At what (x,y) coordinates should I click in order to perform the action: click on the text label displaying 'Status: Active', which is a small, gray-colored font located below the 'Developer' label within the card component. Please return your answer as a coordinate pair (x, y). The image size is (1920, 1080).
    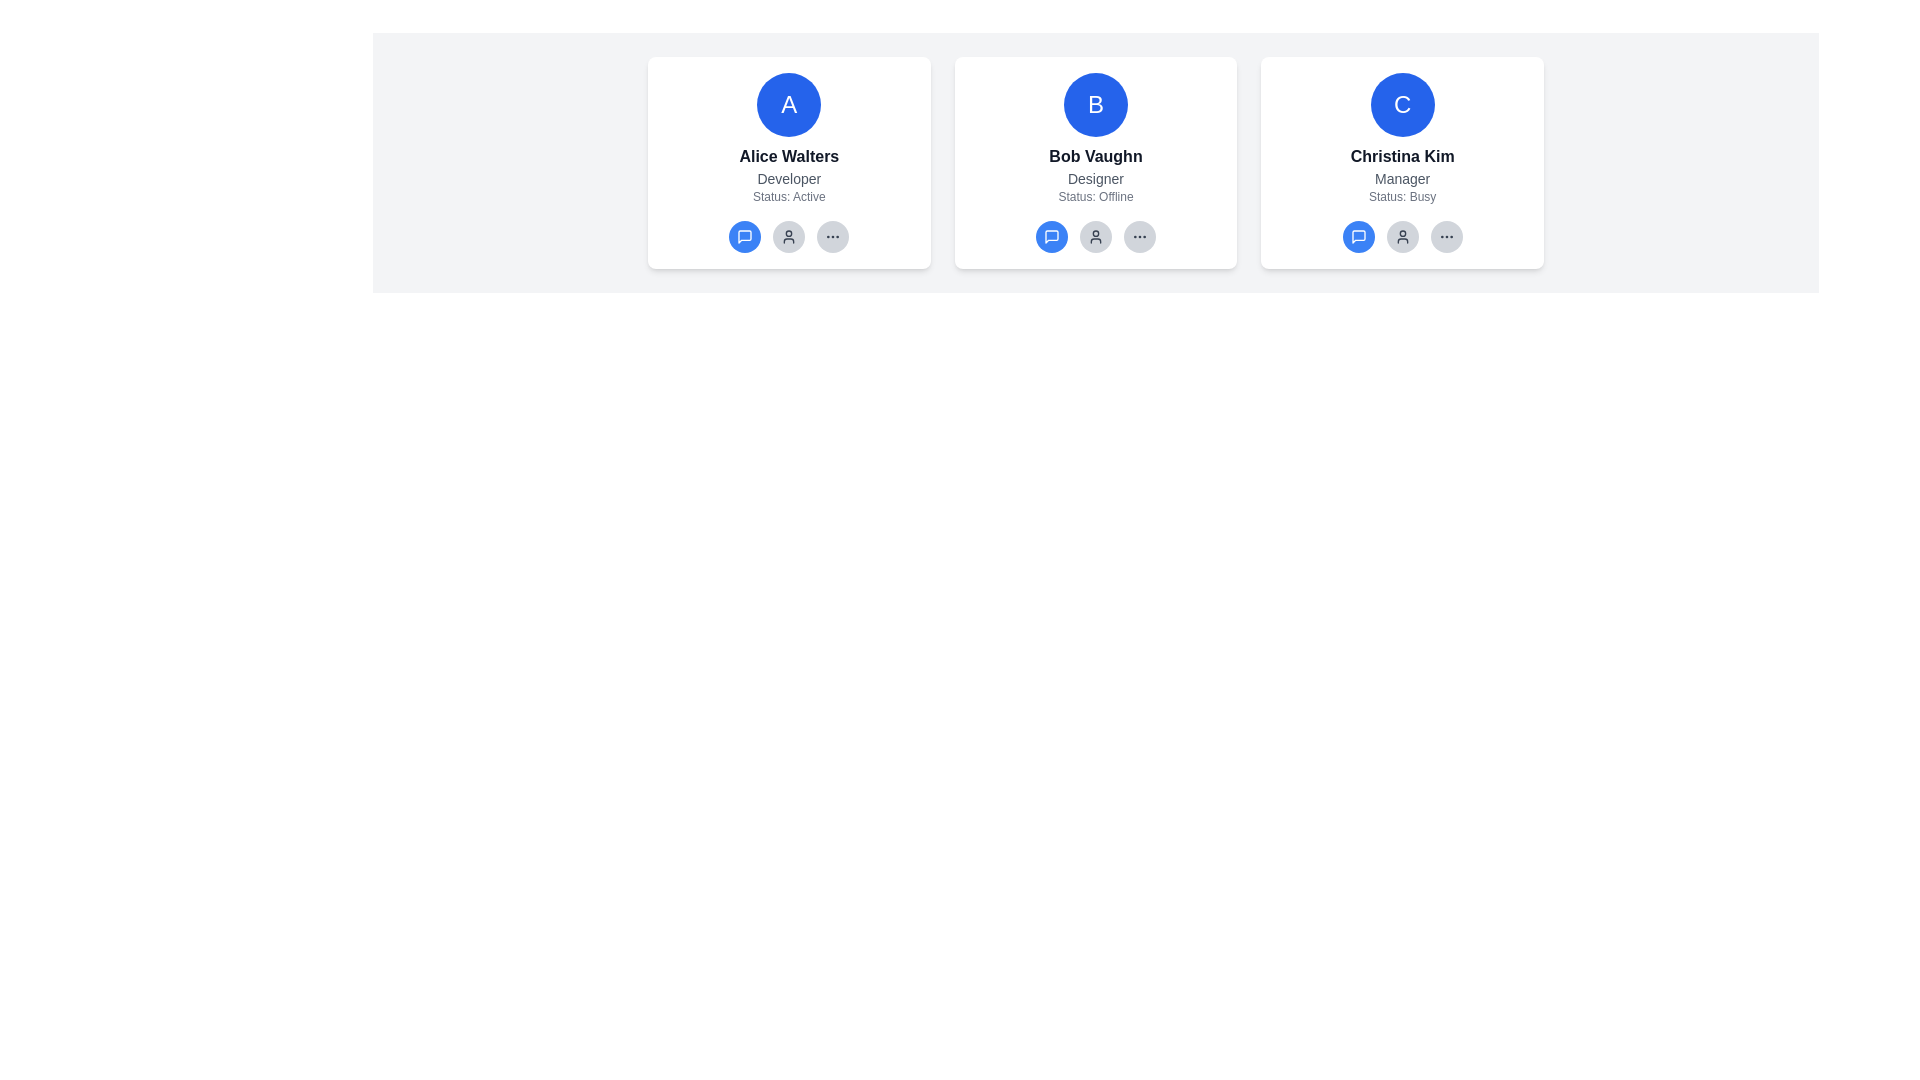
    Looking at the image, I should click on (788, 196).